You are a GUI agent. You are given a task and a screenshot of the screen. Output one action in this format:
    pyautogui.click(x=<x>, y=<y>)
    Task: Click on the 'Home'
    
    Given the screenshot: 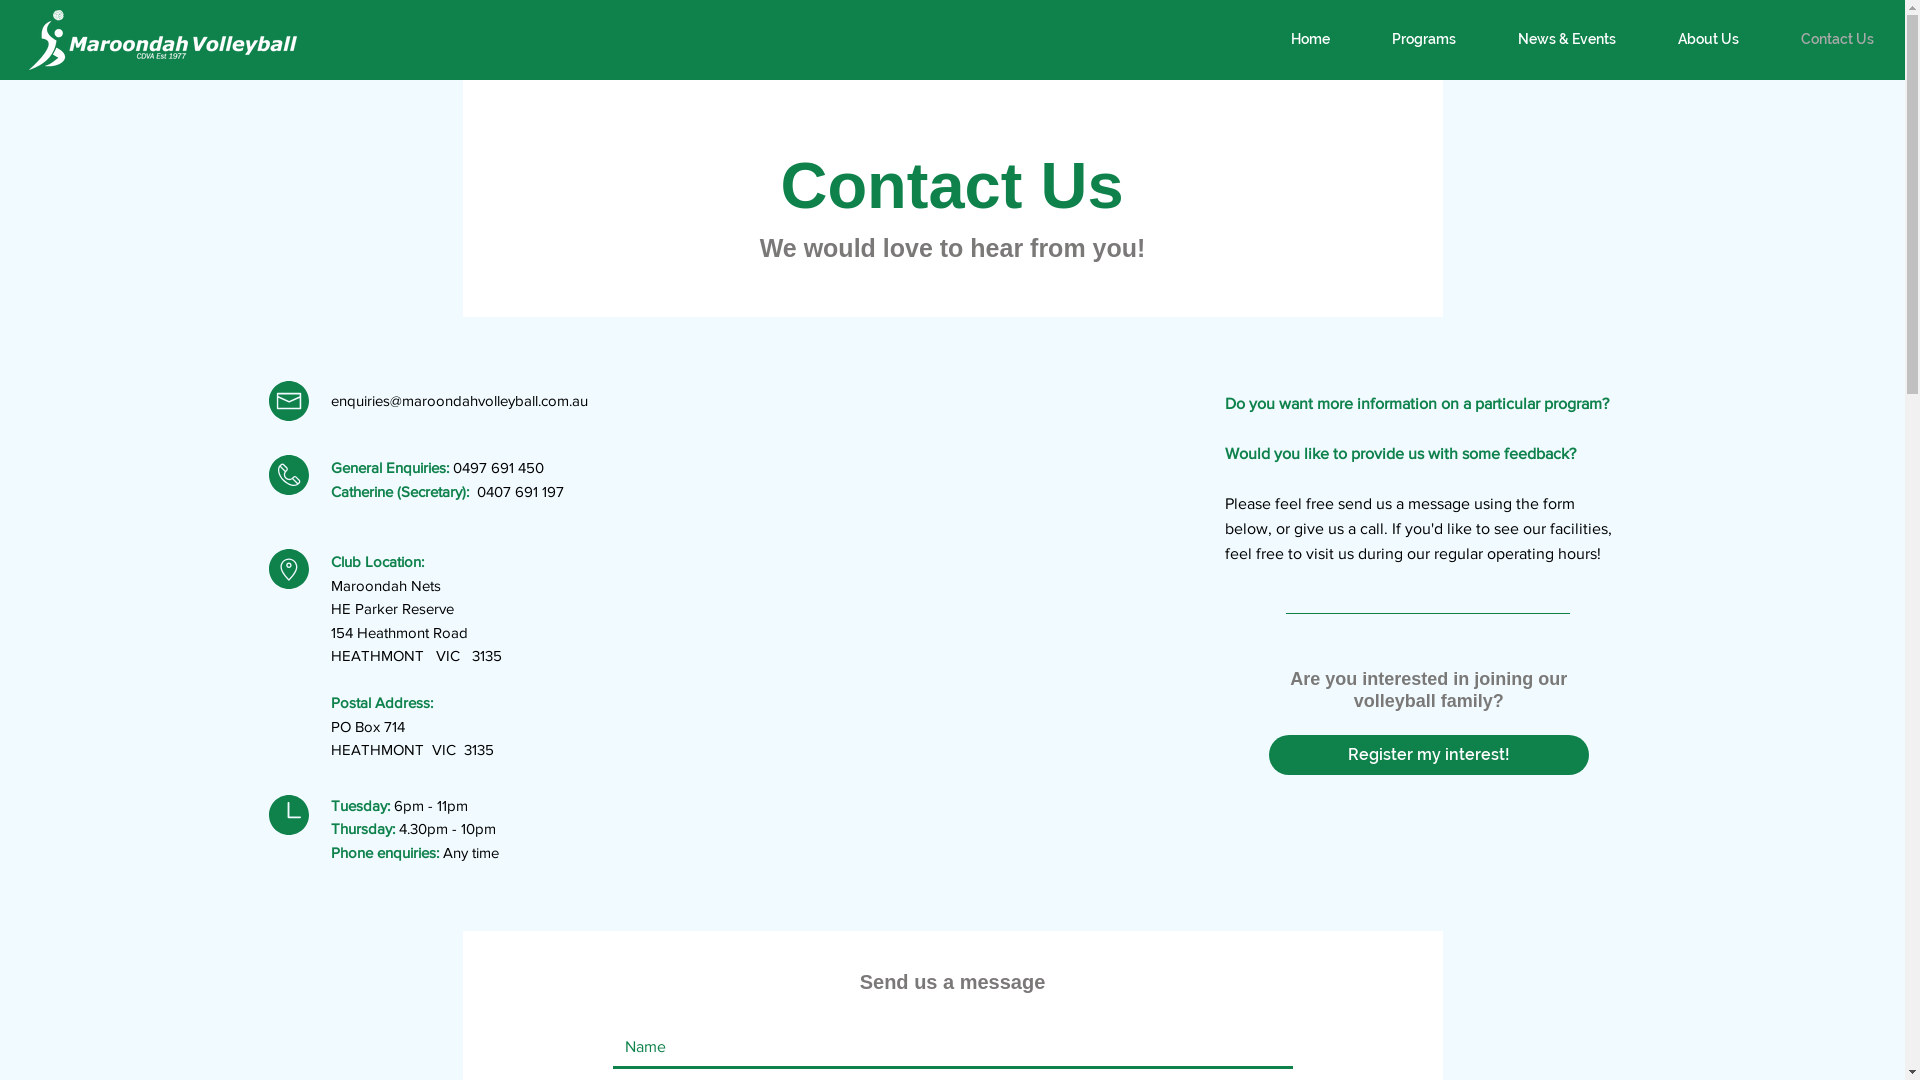 What is the action you would take?
    pyautogui.click(x=1310, y=39)
    